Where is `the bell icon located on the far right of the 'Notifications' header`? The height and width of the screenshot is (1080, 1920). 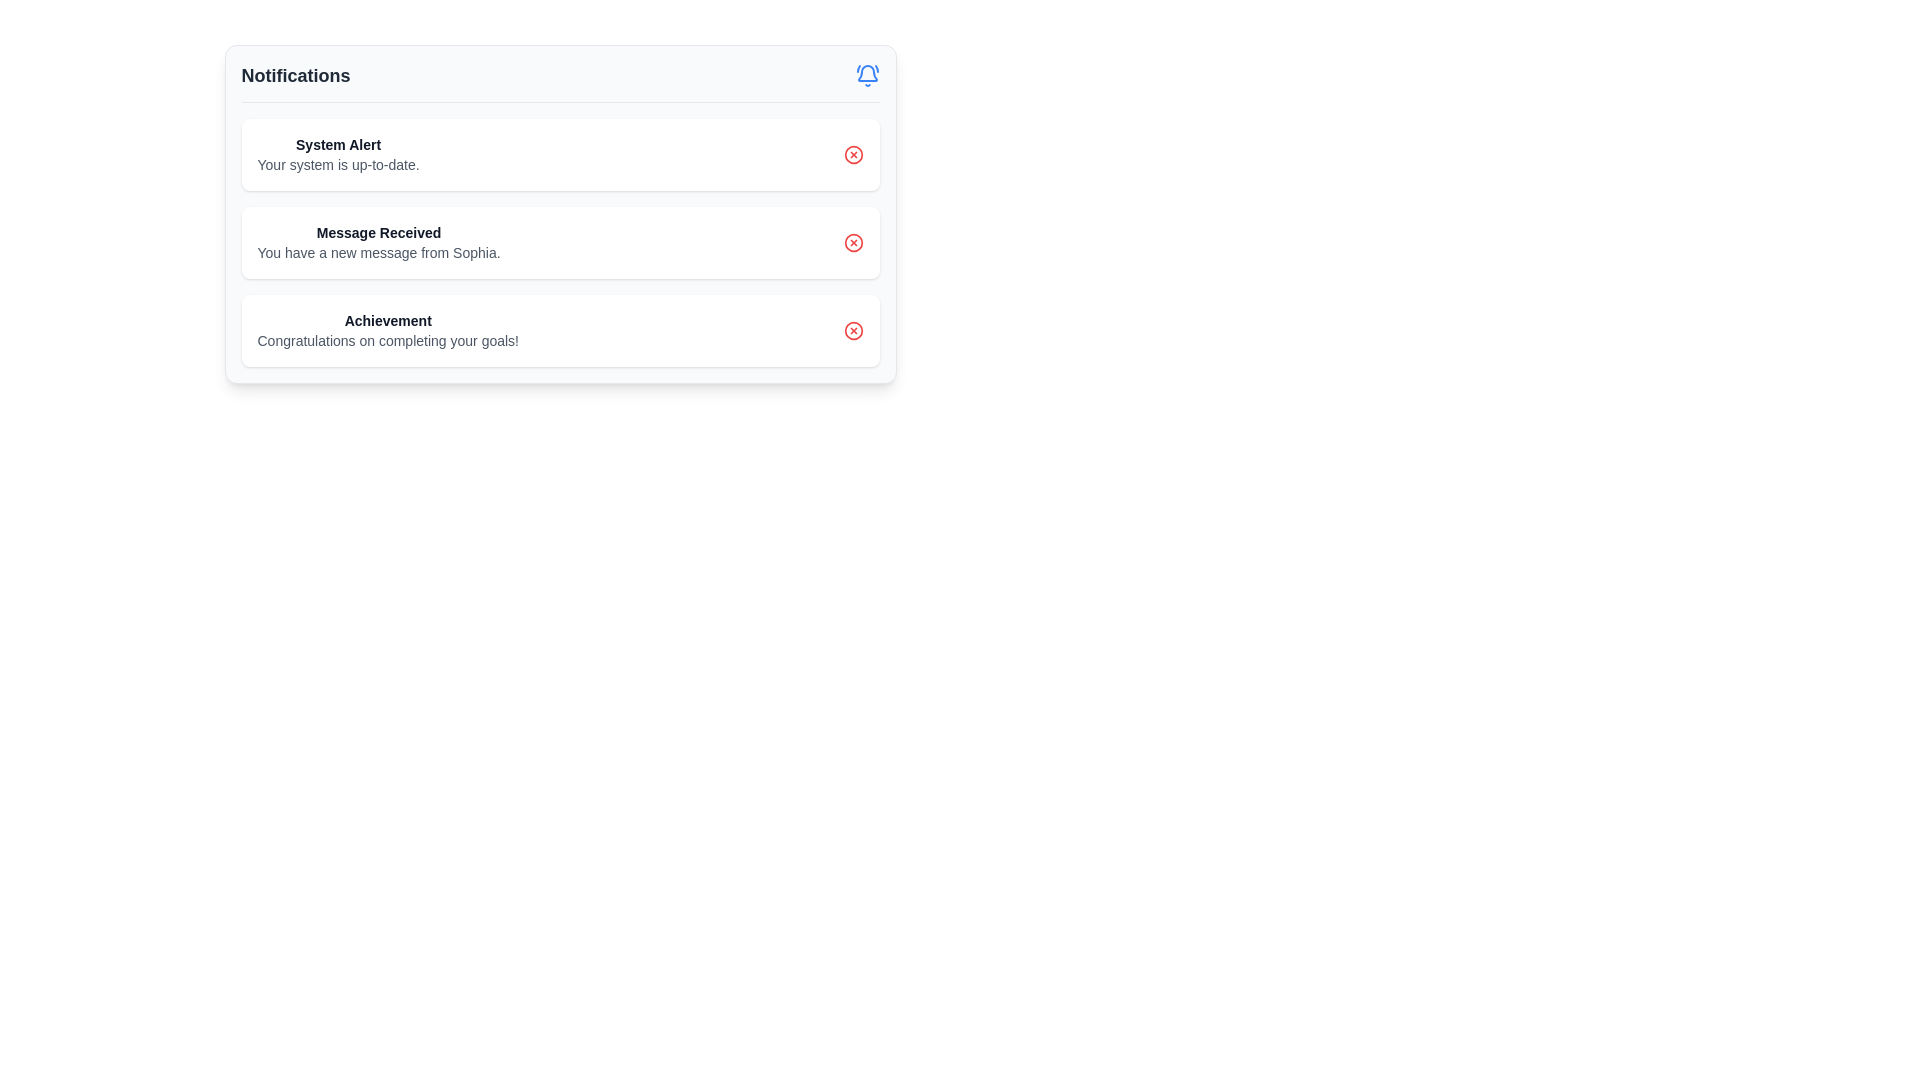
the bell icon located on the far right of the 'Notifications' header is located at coordinates (867, 75).